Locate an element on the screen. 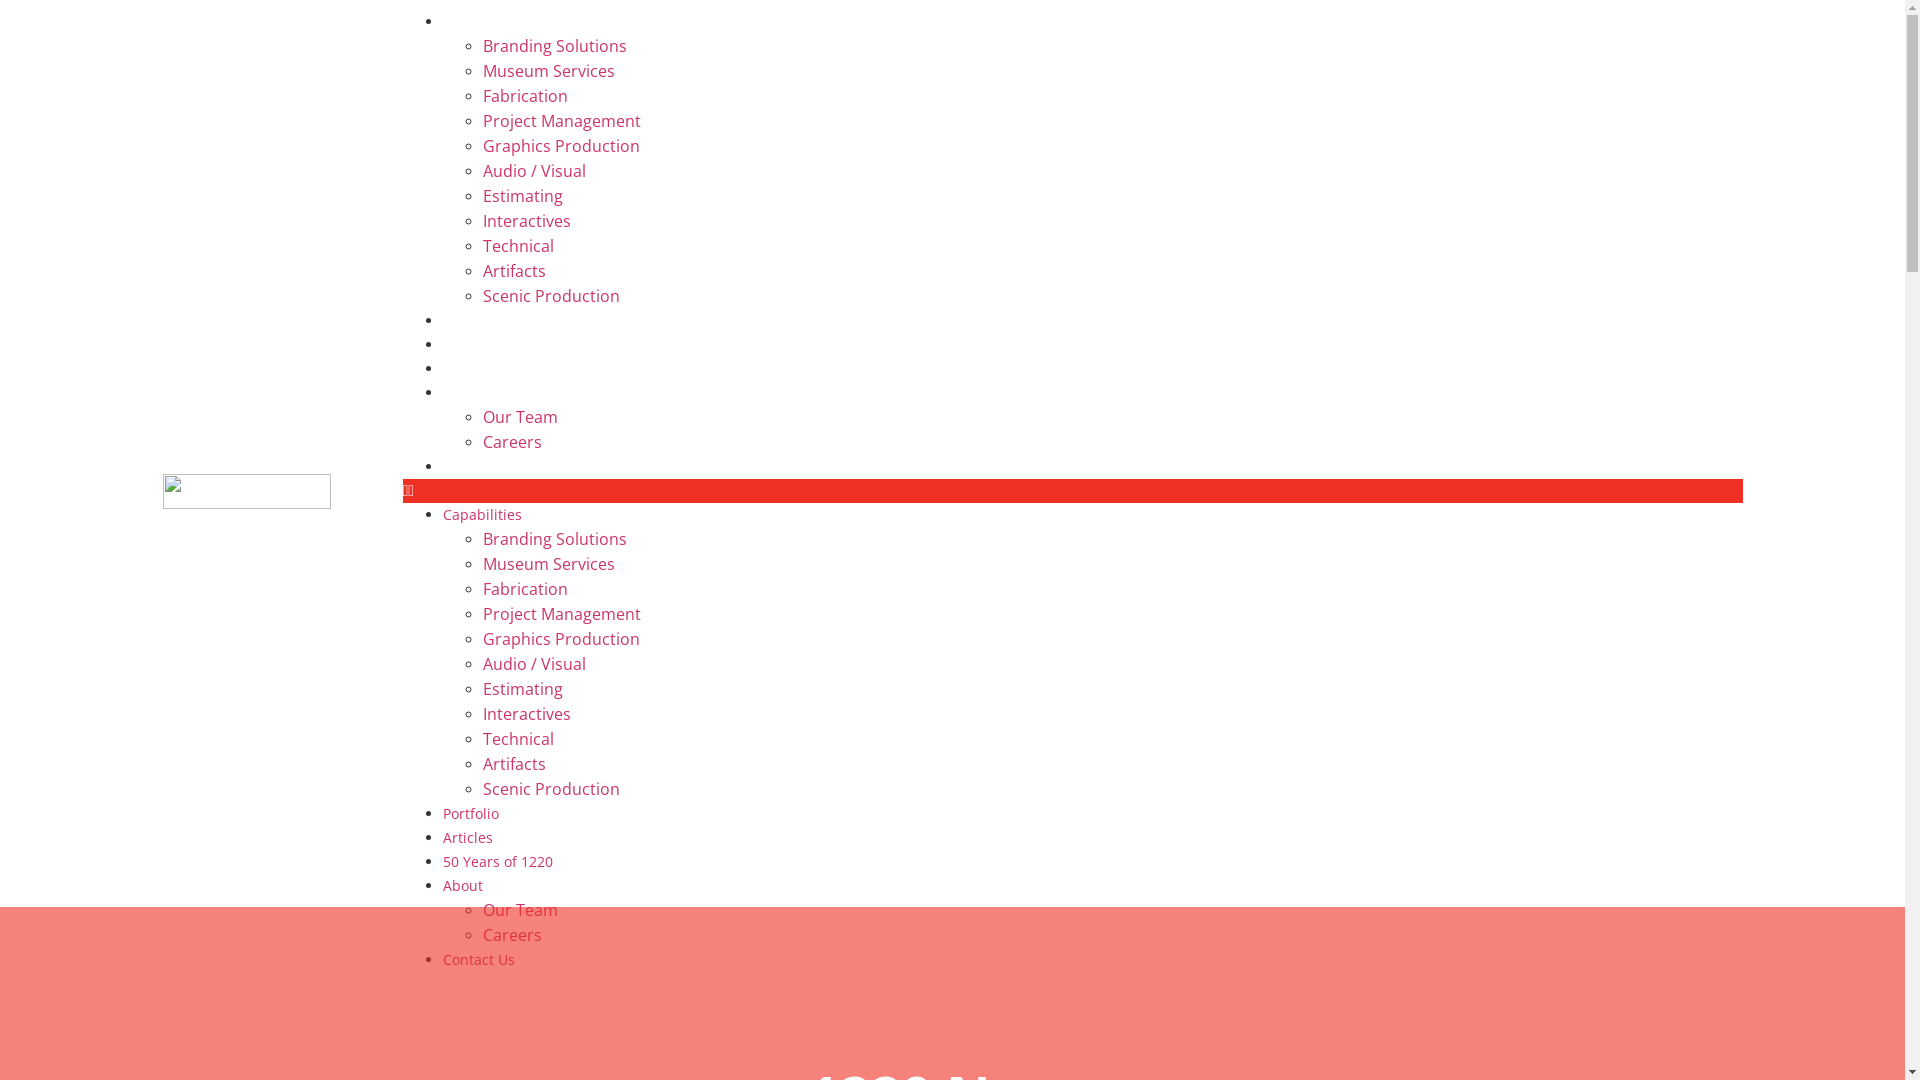  'Audio / Visual' is located at coordinates (533, 663).